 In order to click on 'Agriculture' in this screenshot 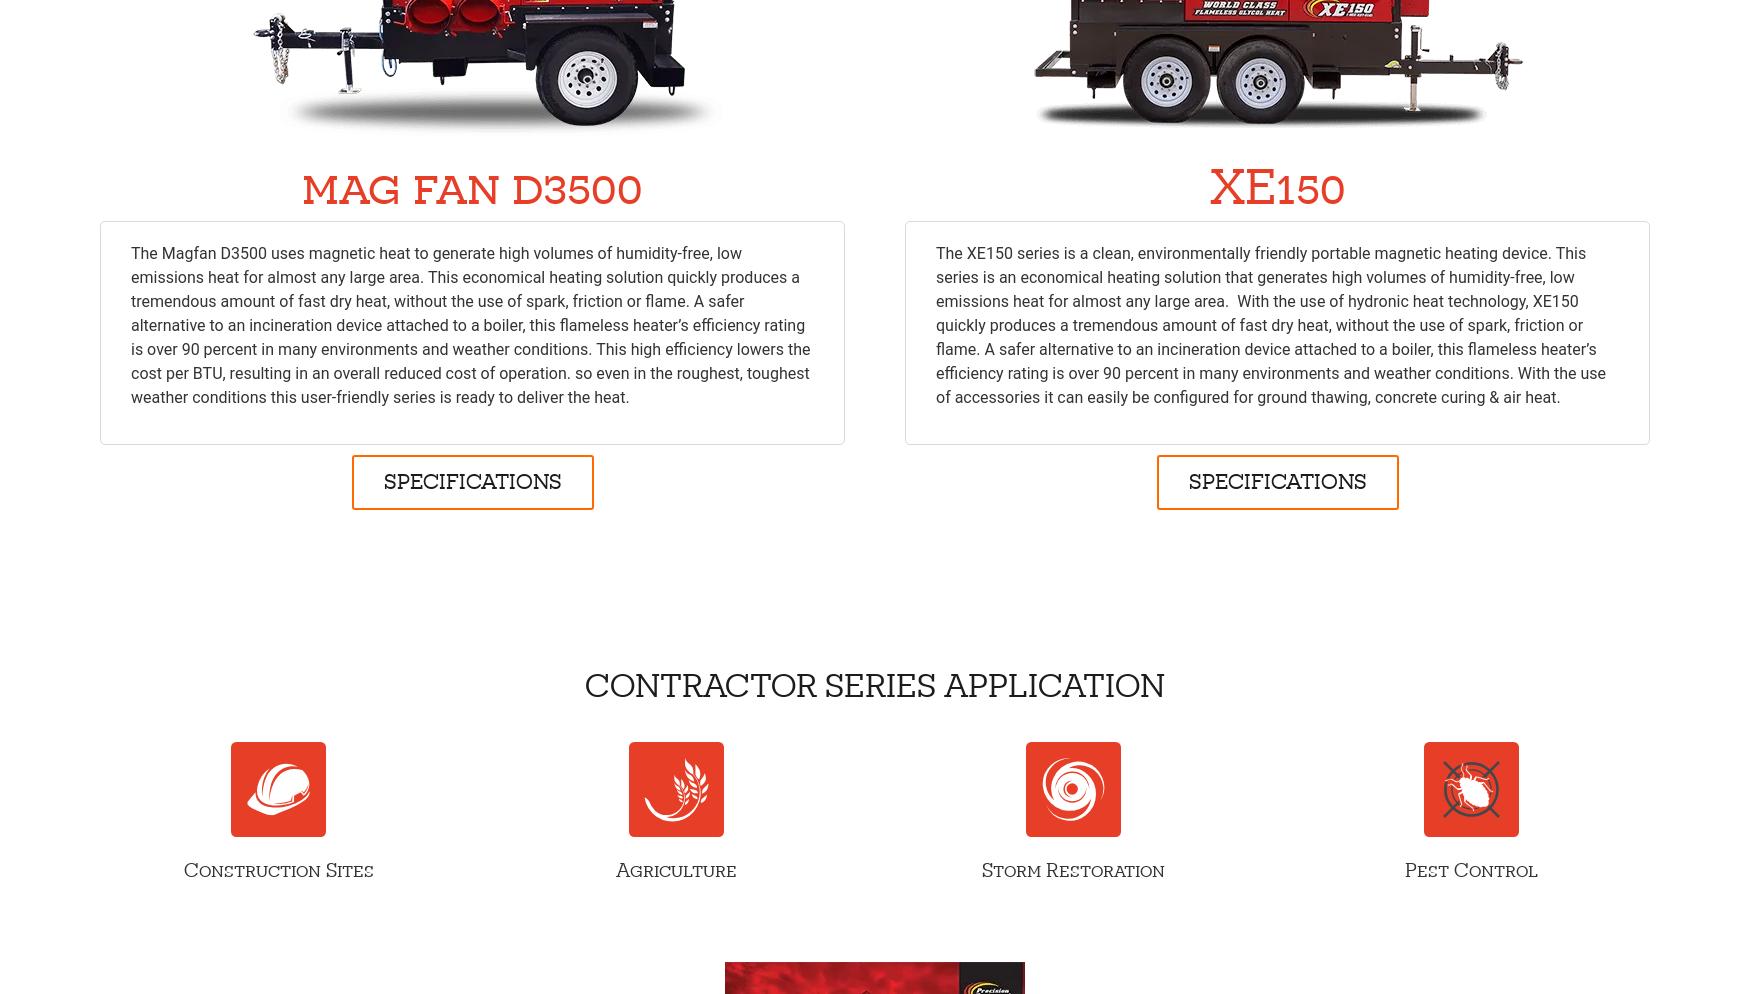, I will do `click(614, 870)`.